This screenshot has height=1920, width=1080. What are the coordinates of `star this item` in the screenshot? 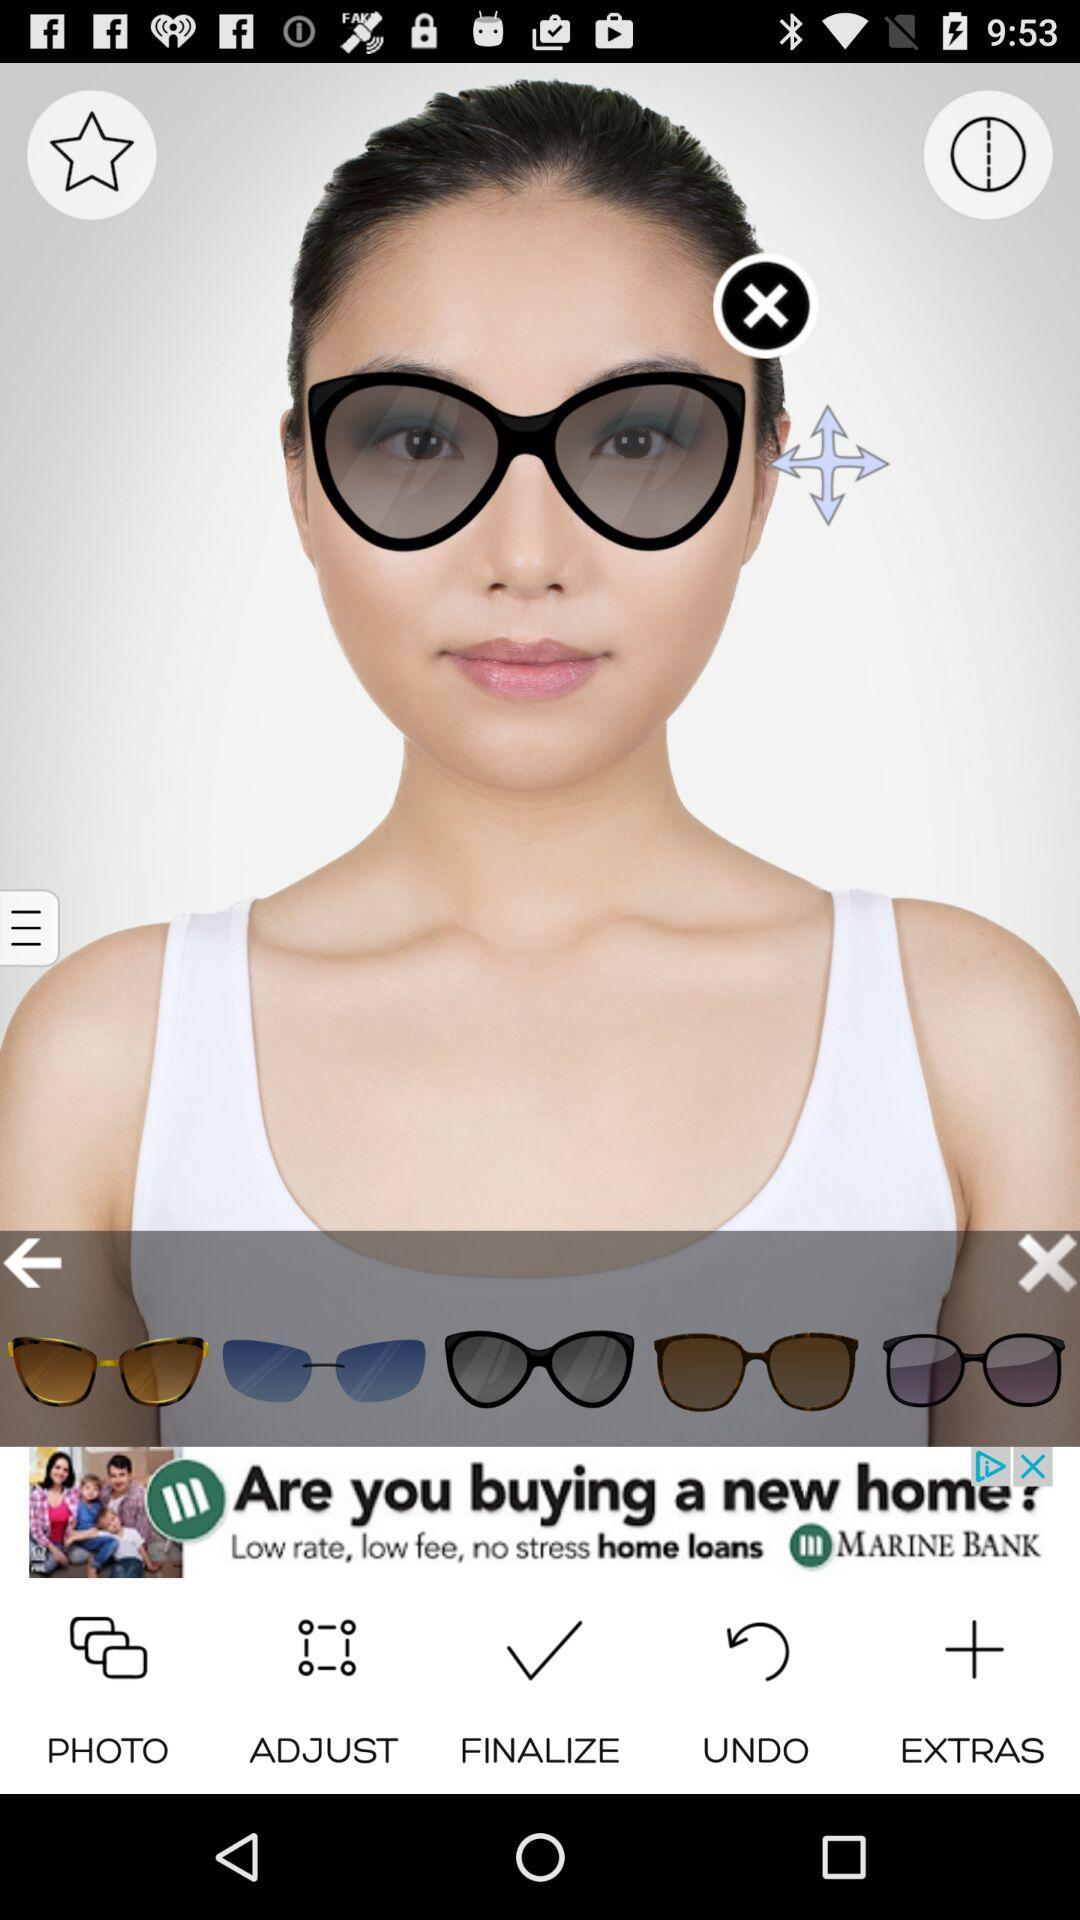 It's located at (91, 153).